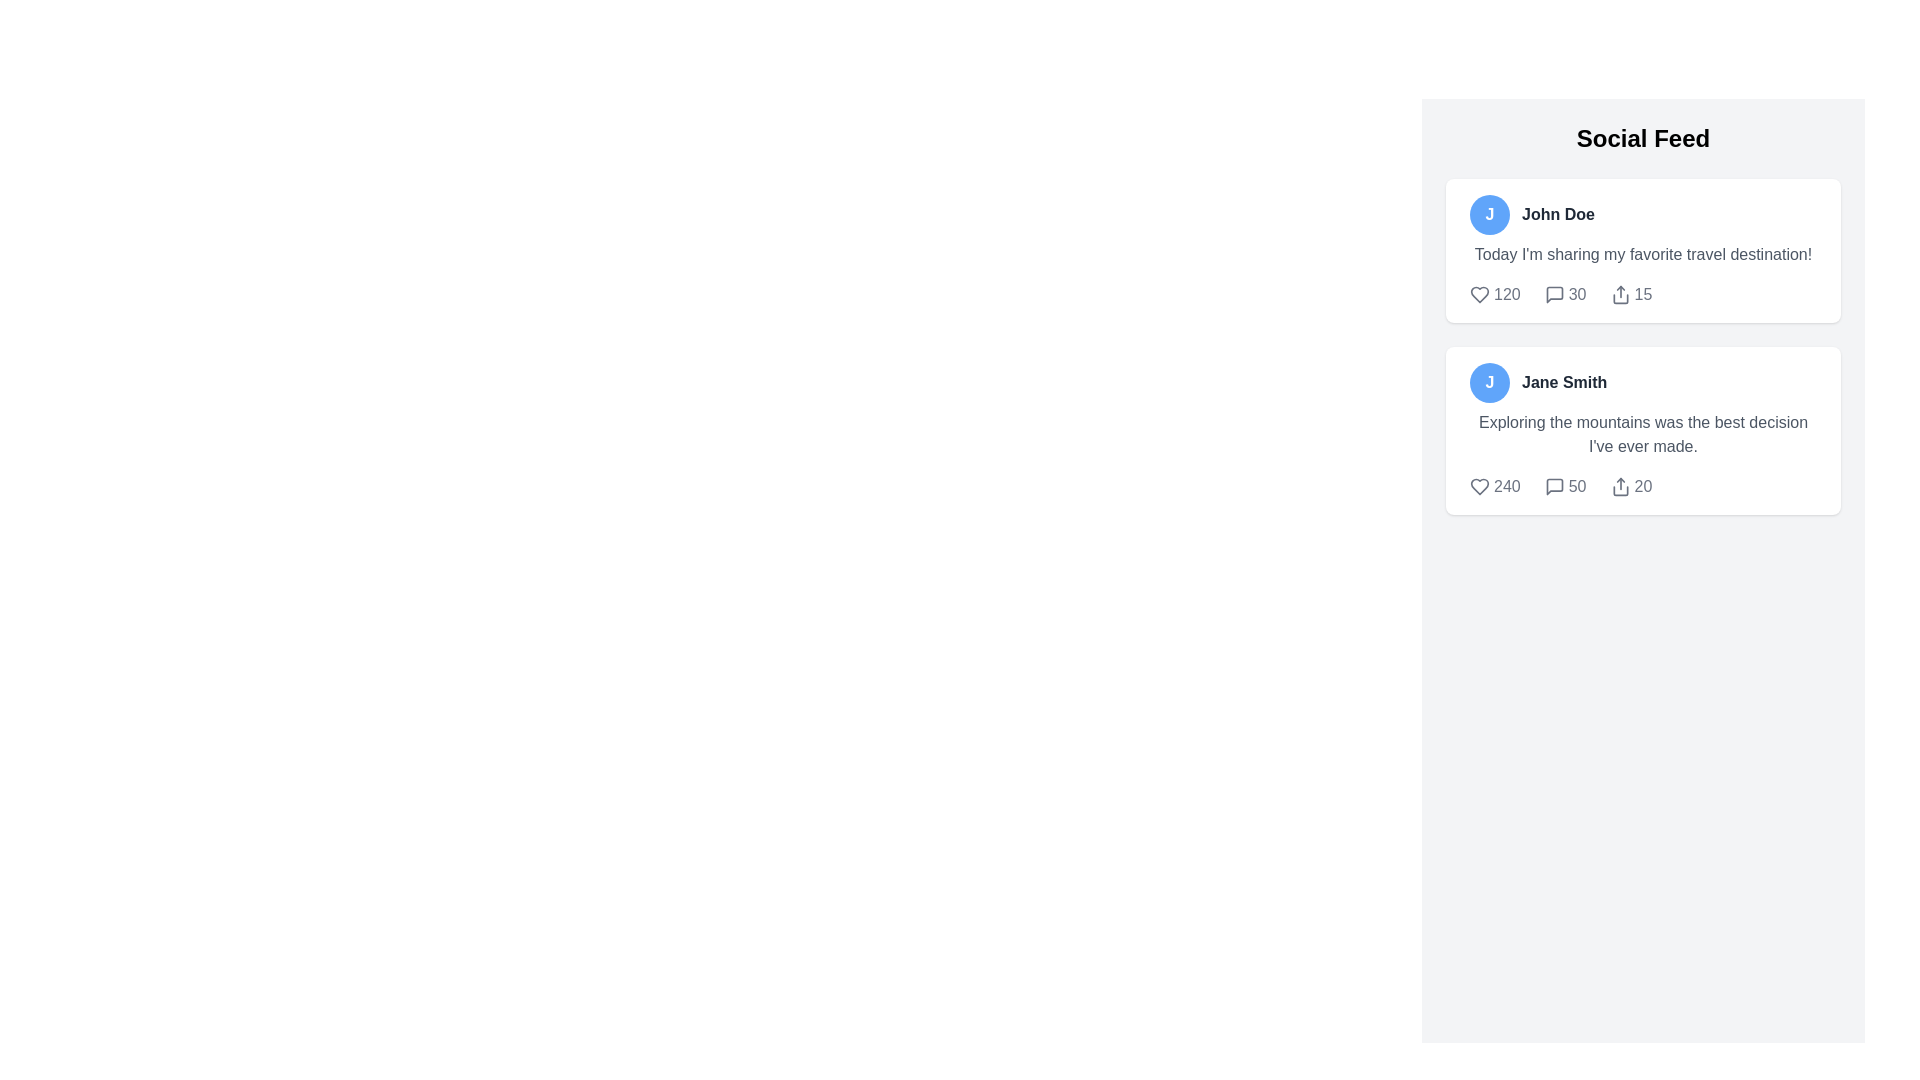 Image resolution: width=1920 pixels, height=1080 pixels. What do you see at coordinates (1643, 486) in the screenshot?
I see `the text label indicating the number of shares for Jane Smith's post, which is the last numeric representation in a horizontal list of three pairs at the bottom` at bounding box center [1643, 486].